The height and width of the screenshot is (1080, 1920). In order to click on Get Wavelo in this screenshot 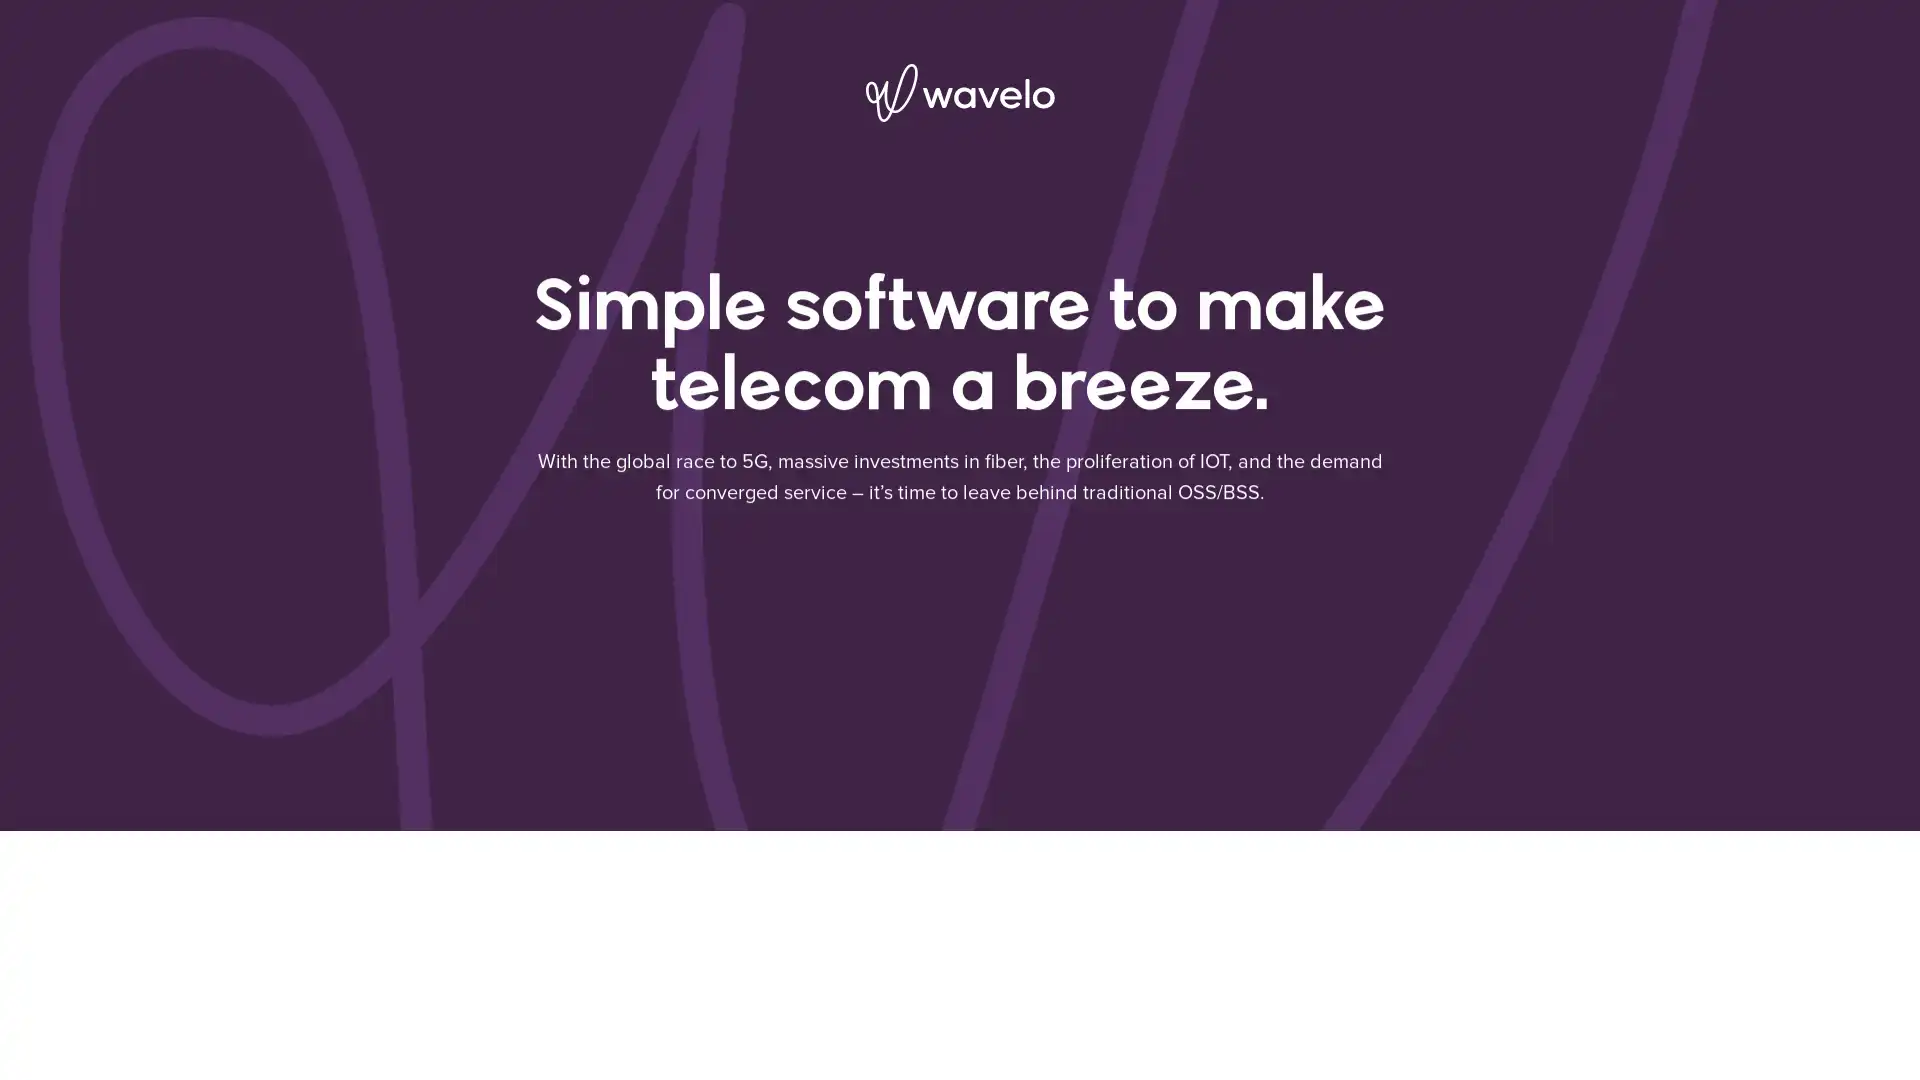, I will do `click(1227, 936)`.